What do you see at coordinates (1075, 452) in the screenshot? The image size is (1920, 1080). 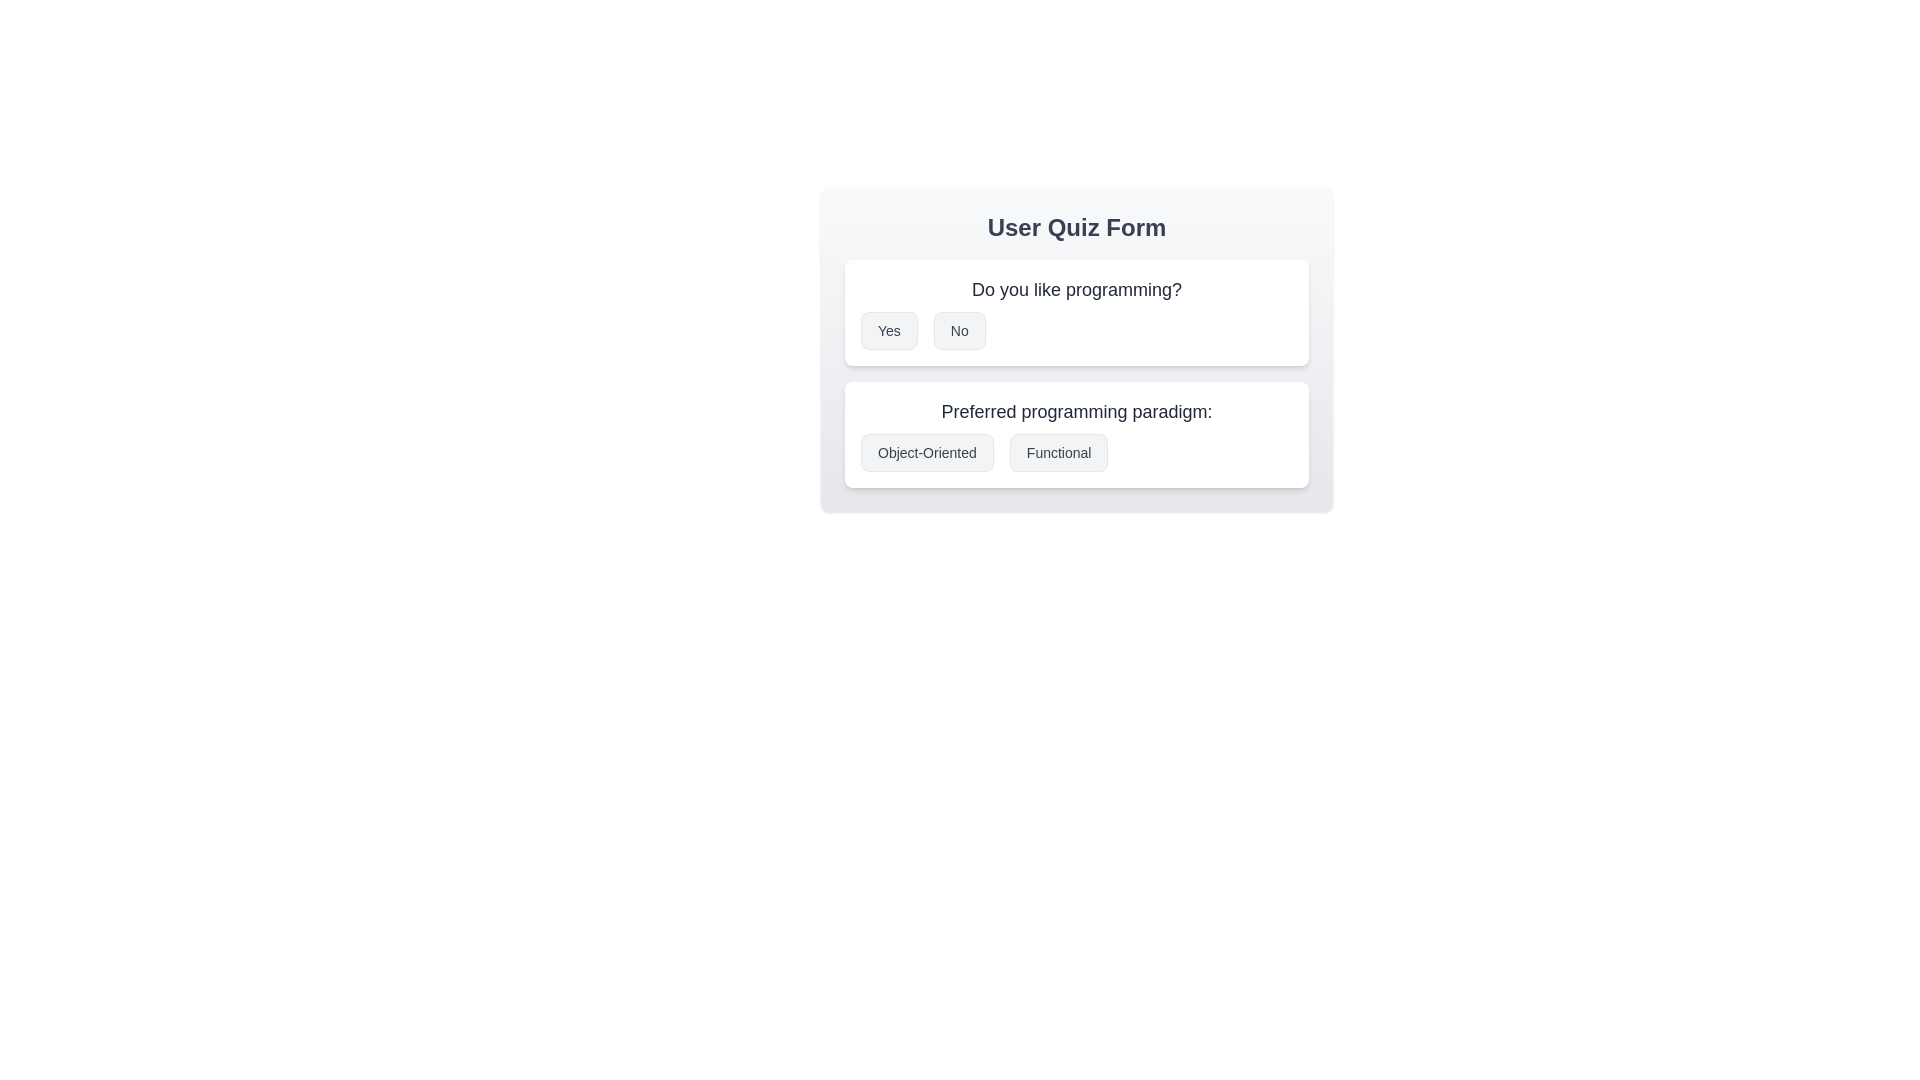 I see `the 'Functional' button within the grouped button element labeled 'Preferred programming paradigm:'` at bounding box center [1075, 452].